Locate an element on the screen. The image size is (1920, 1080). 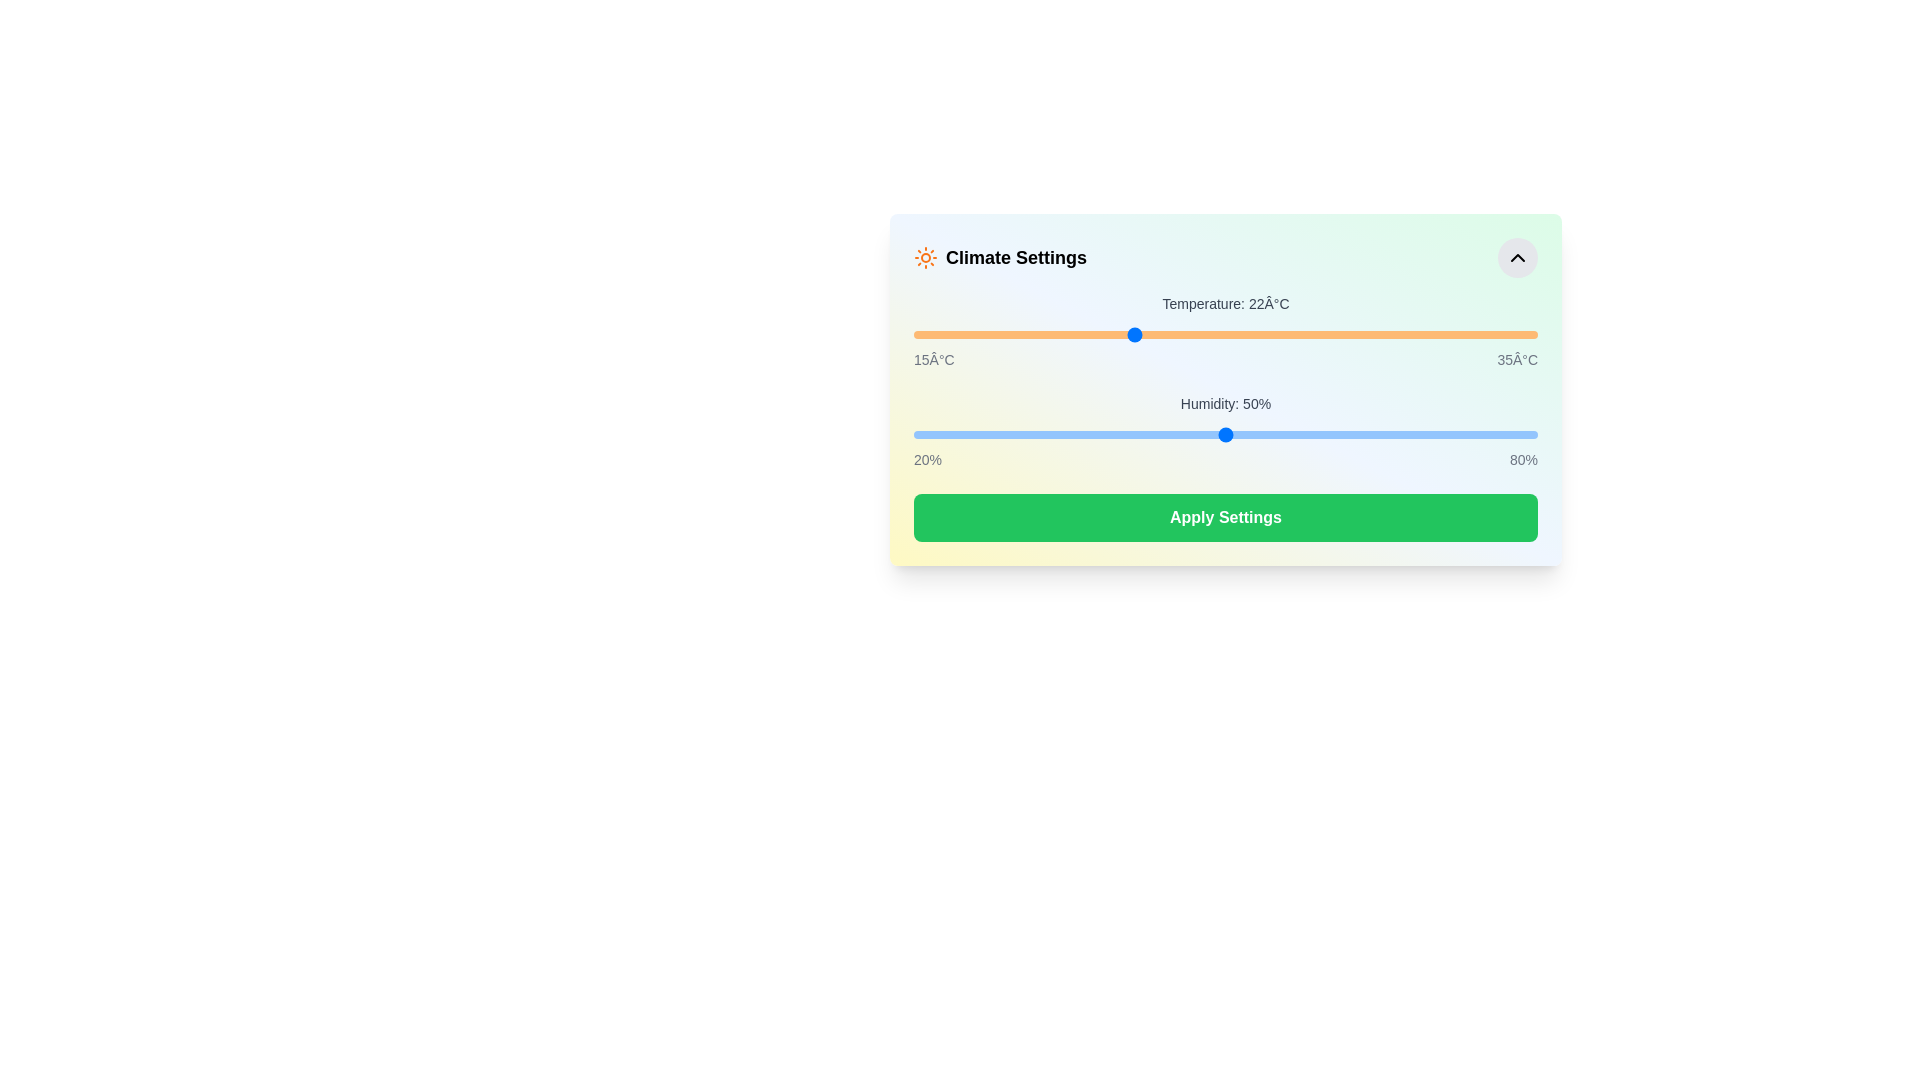
the temperature is located at coordinates (1100, 334).